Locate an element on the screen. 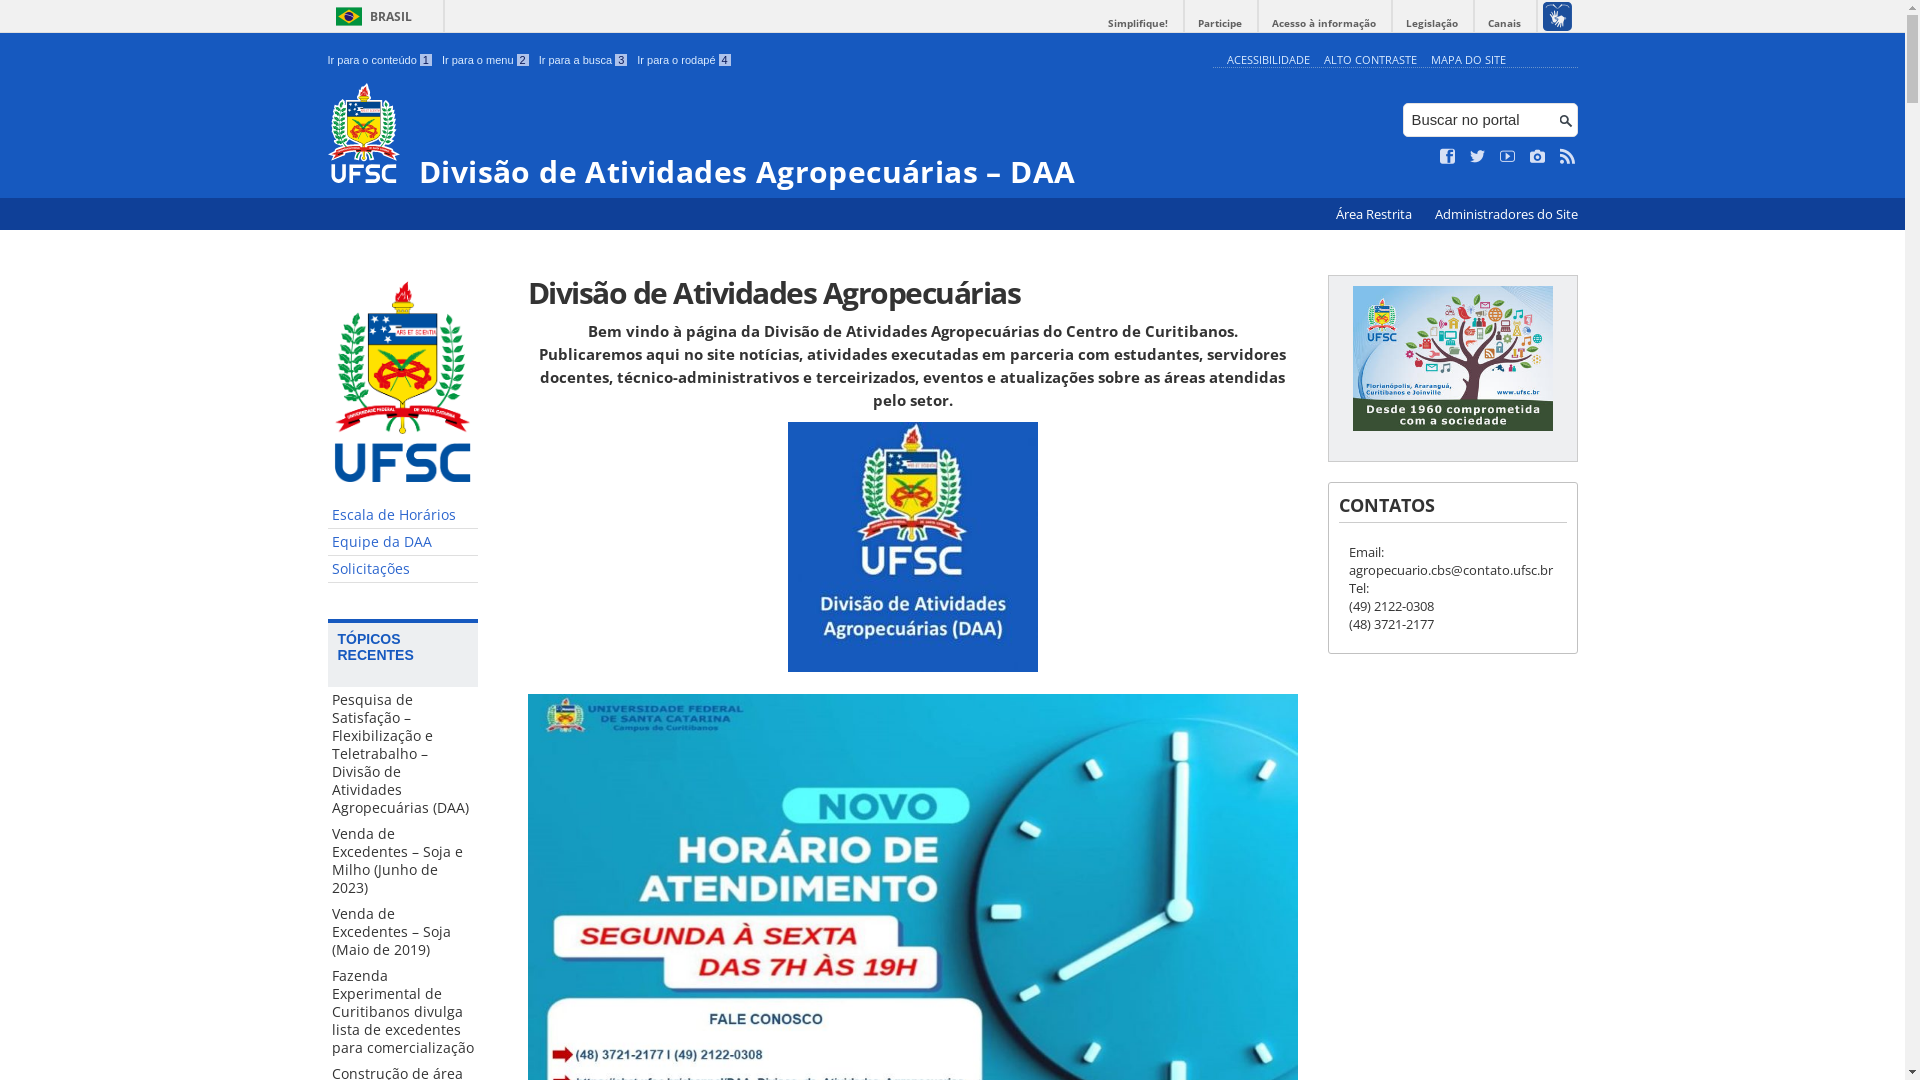 The width and height of the screenshot is (1920, 1080). 'Siga no Twitter' is located at coordinates (1478, 156).